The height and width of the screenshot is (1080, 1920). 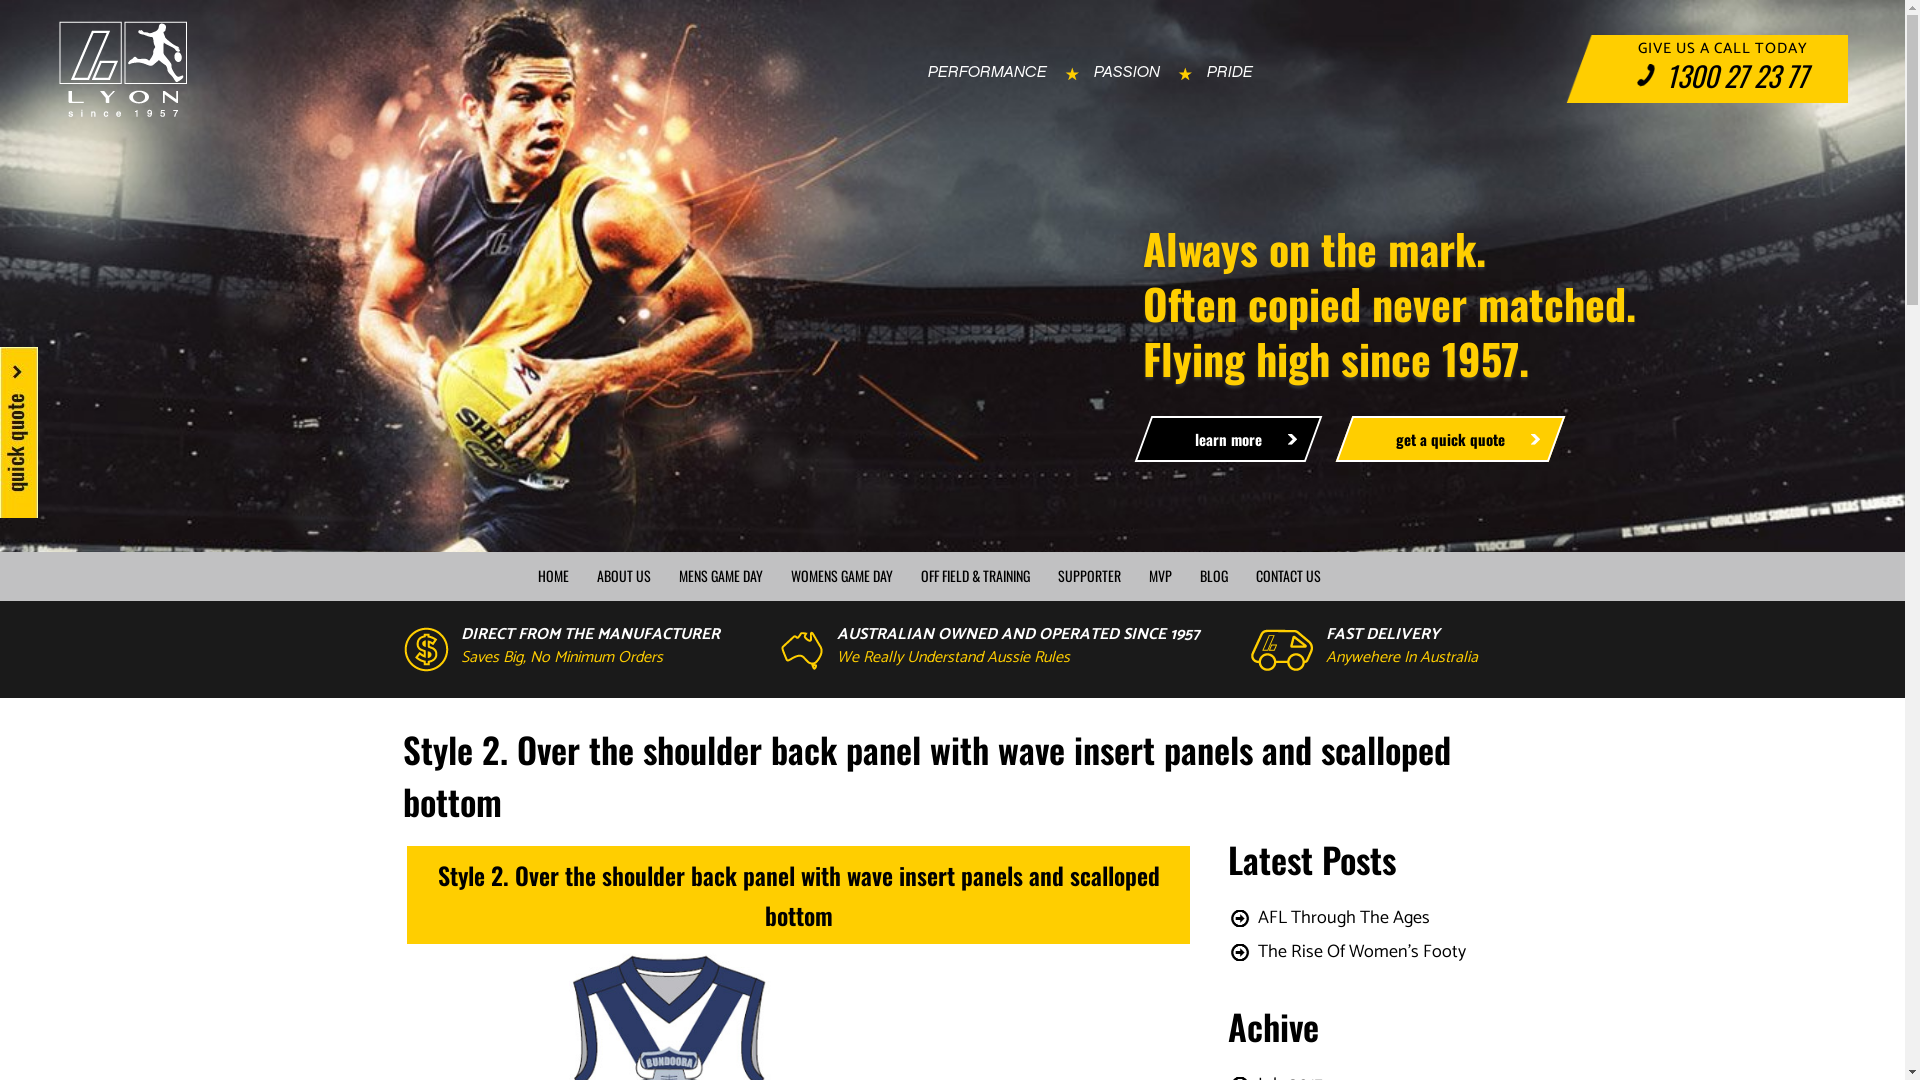 What do you see at coordinates (1205, 72) in the screenshot?
I see `'PRIDE'` at bounding box center [1205, 72].